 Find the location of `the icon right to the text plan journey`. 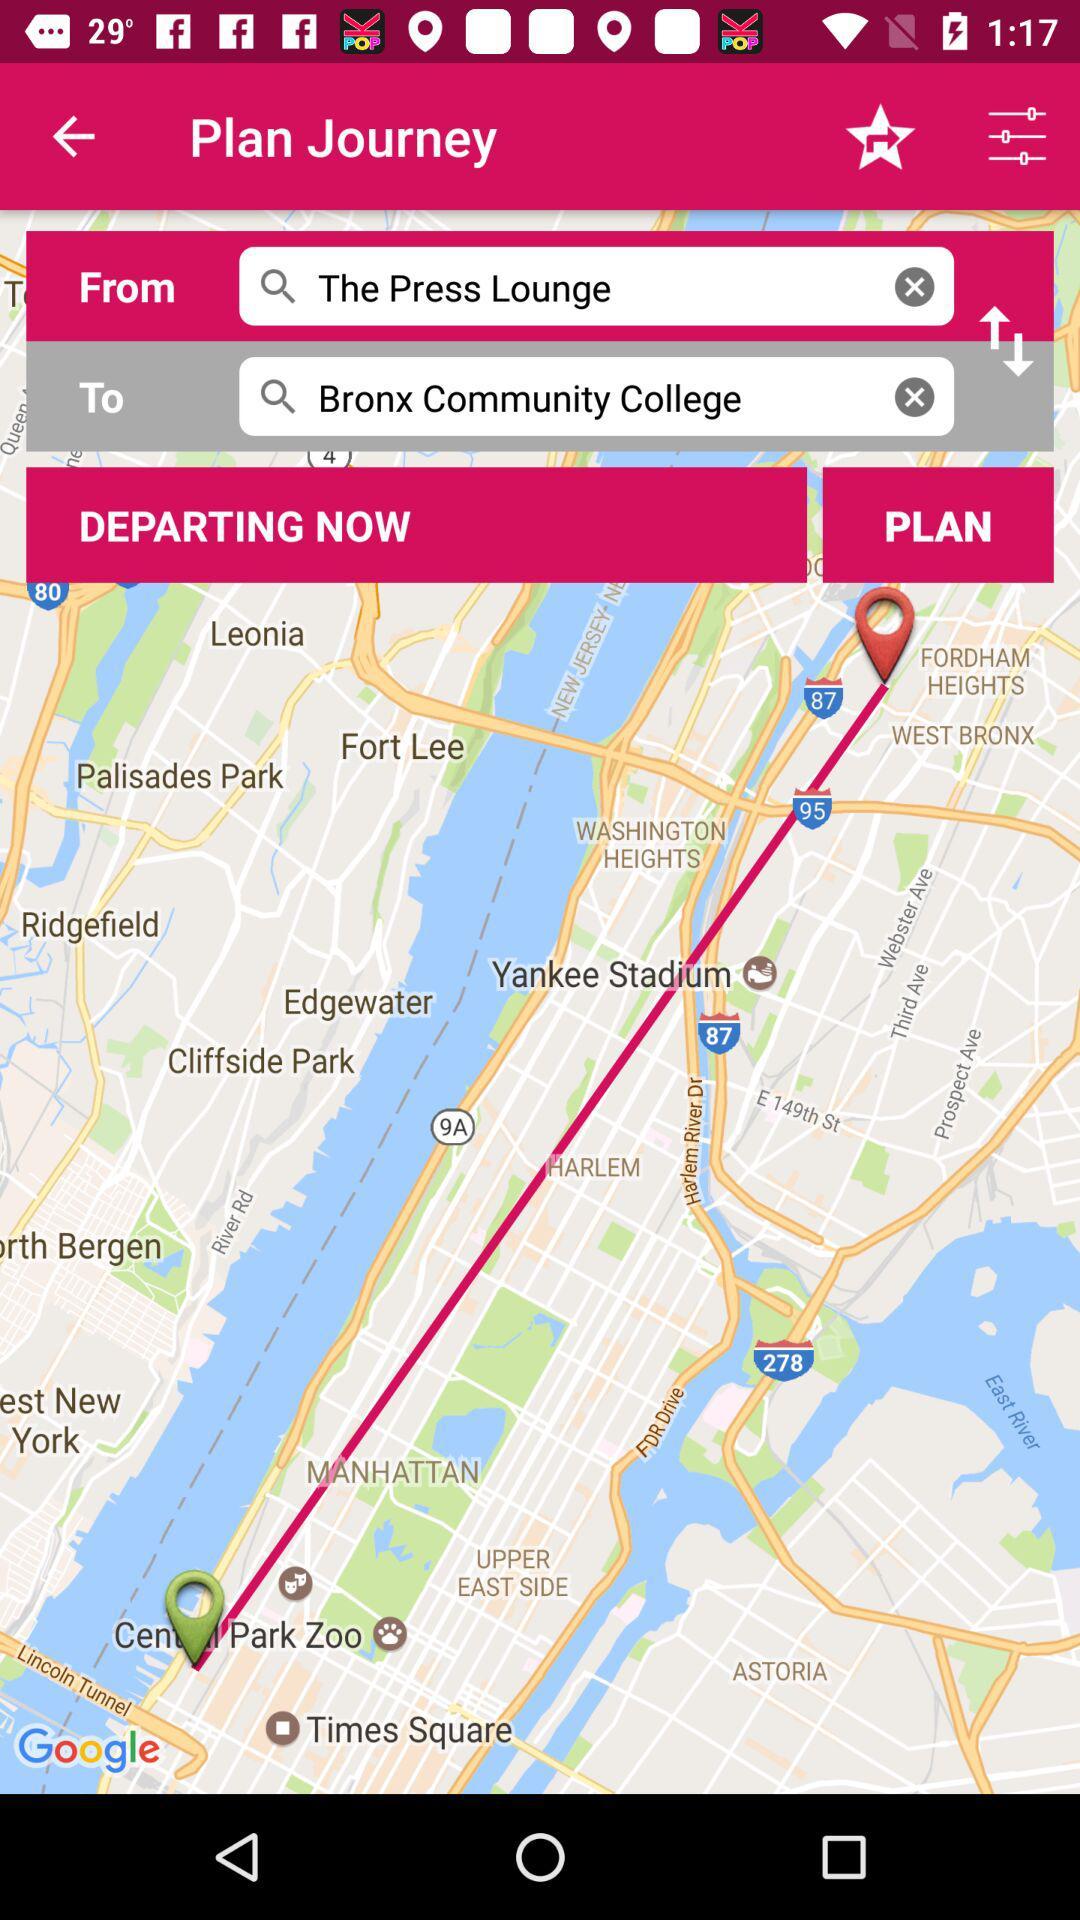

the icon right to the text plan journey is located at coordinates (879, 136).